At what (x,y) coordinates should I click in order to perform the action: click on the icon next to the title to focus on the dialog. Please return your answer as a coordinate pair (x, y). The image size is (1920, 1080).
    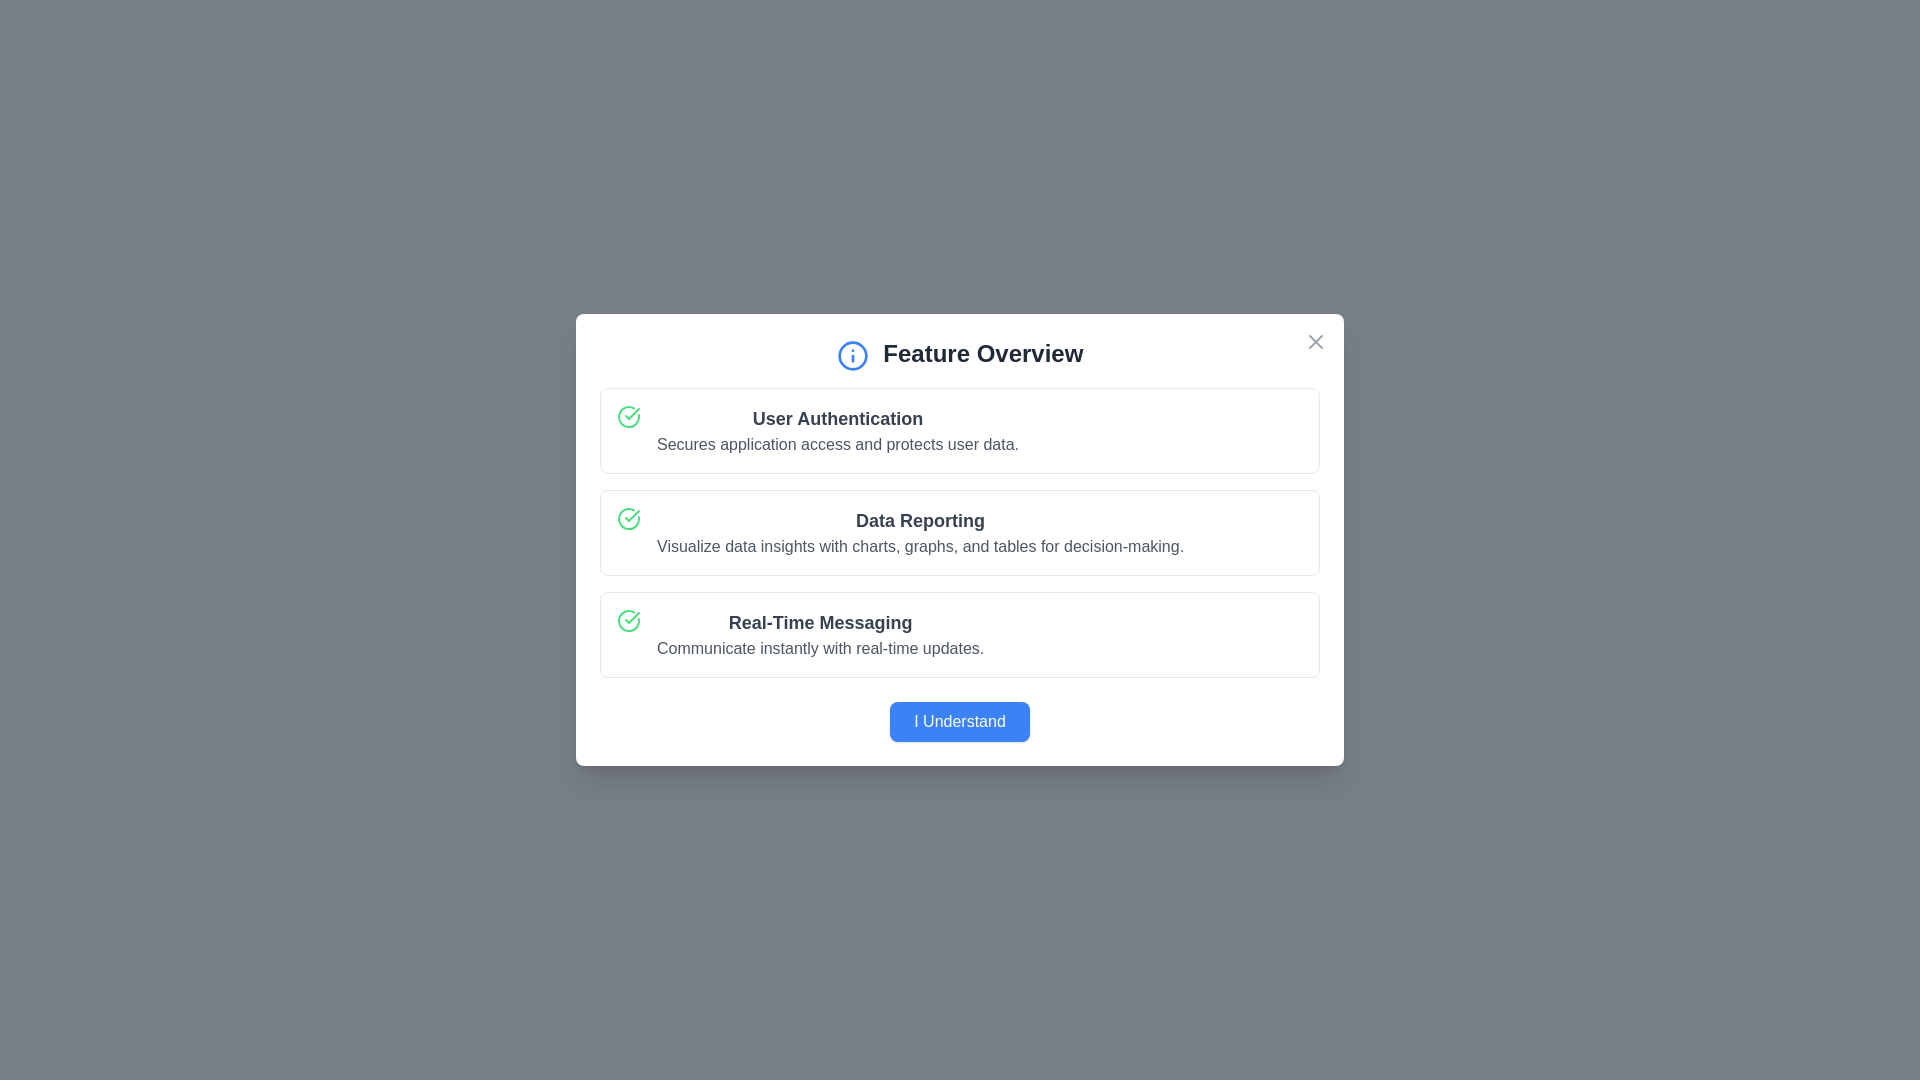
    Looking at the image, I should click on (852, 354).